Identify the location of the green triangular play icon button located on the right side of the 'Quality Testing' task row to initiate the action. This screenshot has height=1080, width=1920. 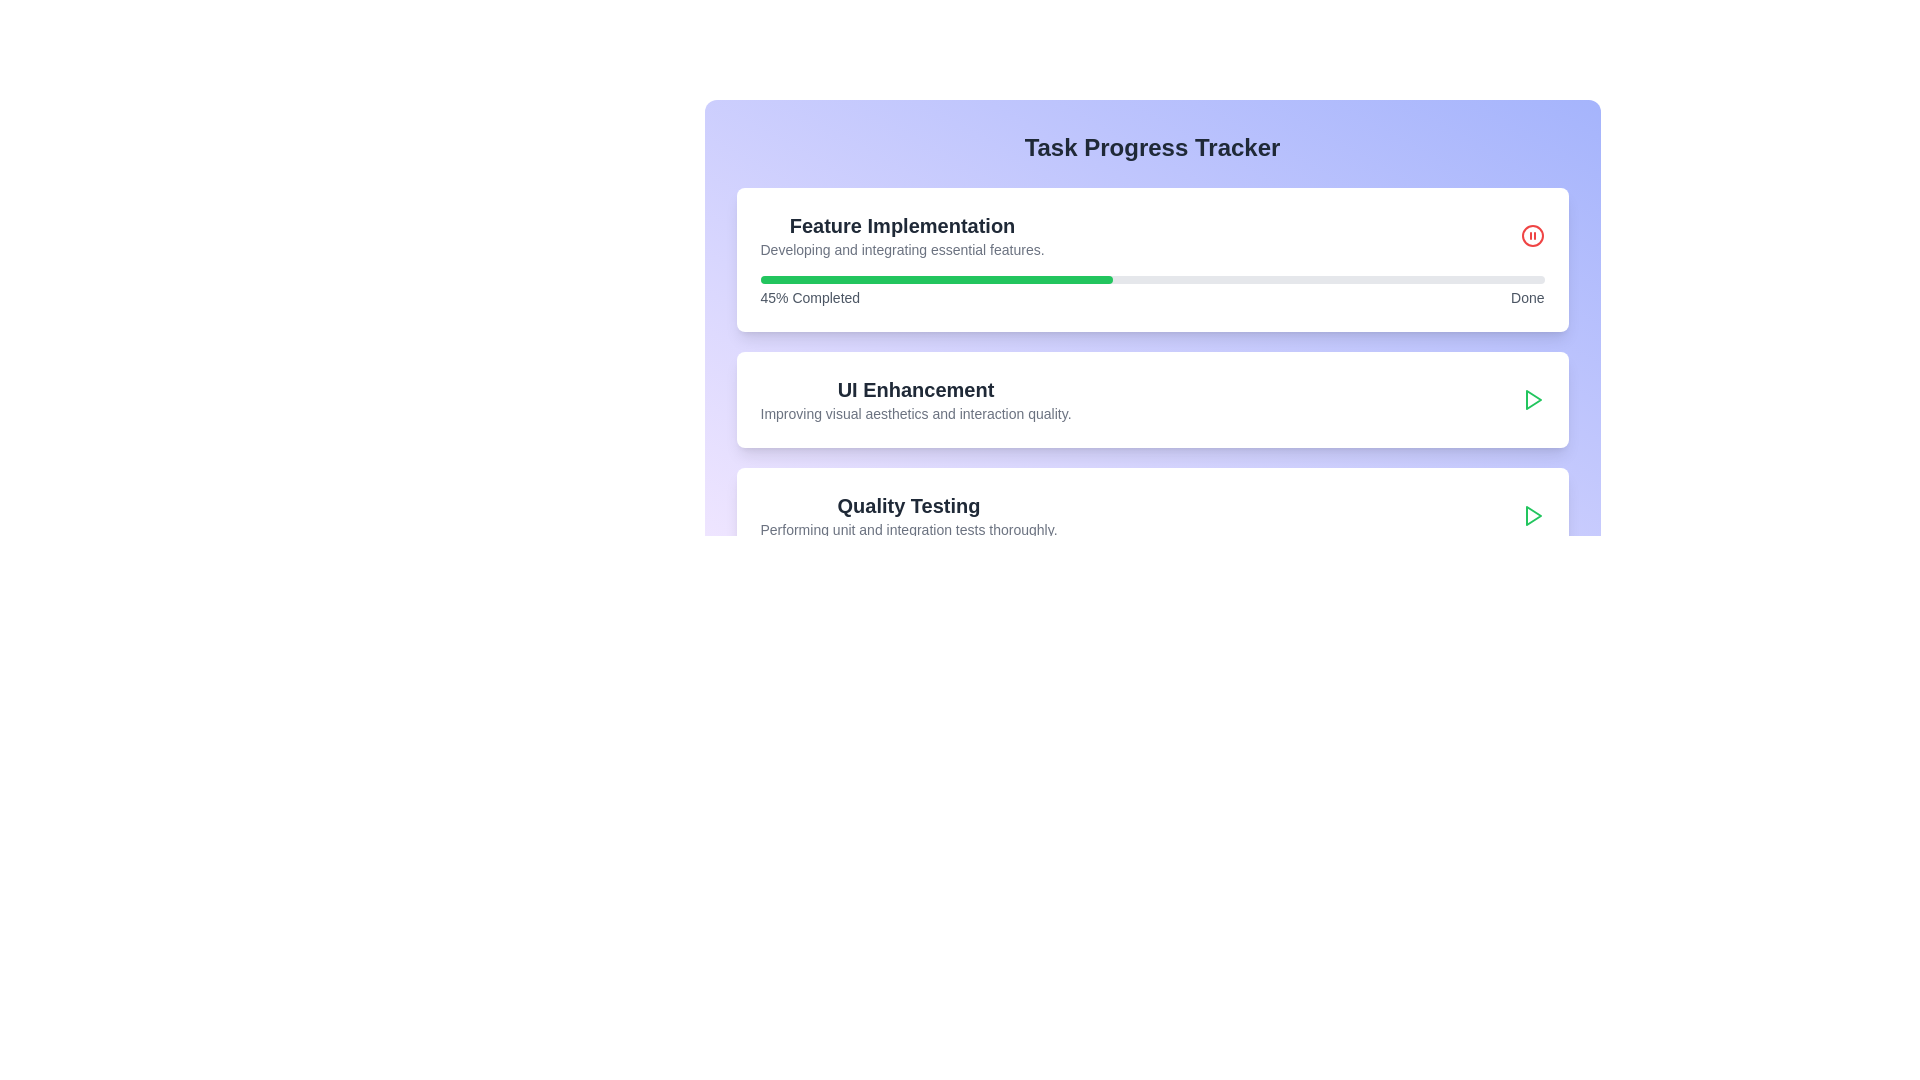
(1532, 400).